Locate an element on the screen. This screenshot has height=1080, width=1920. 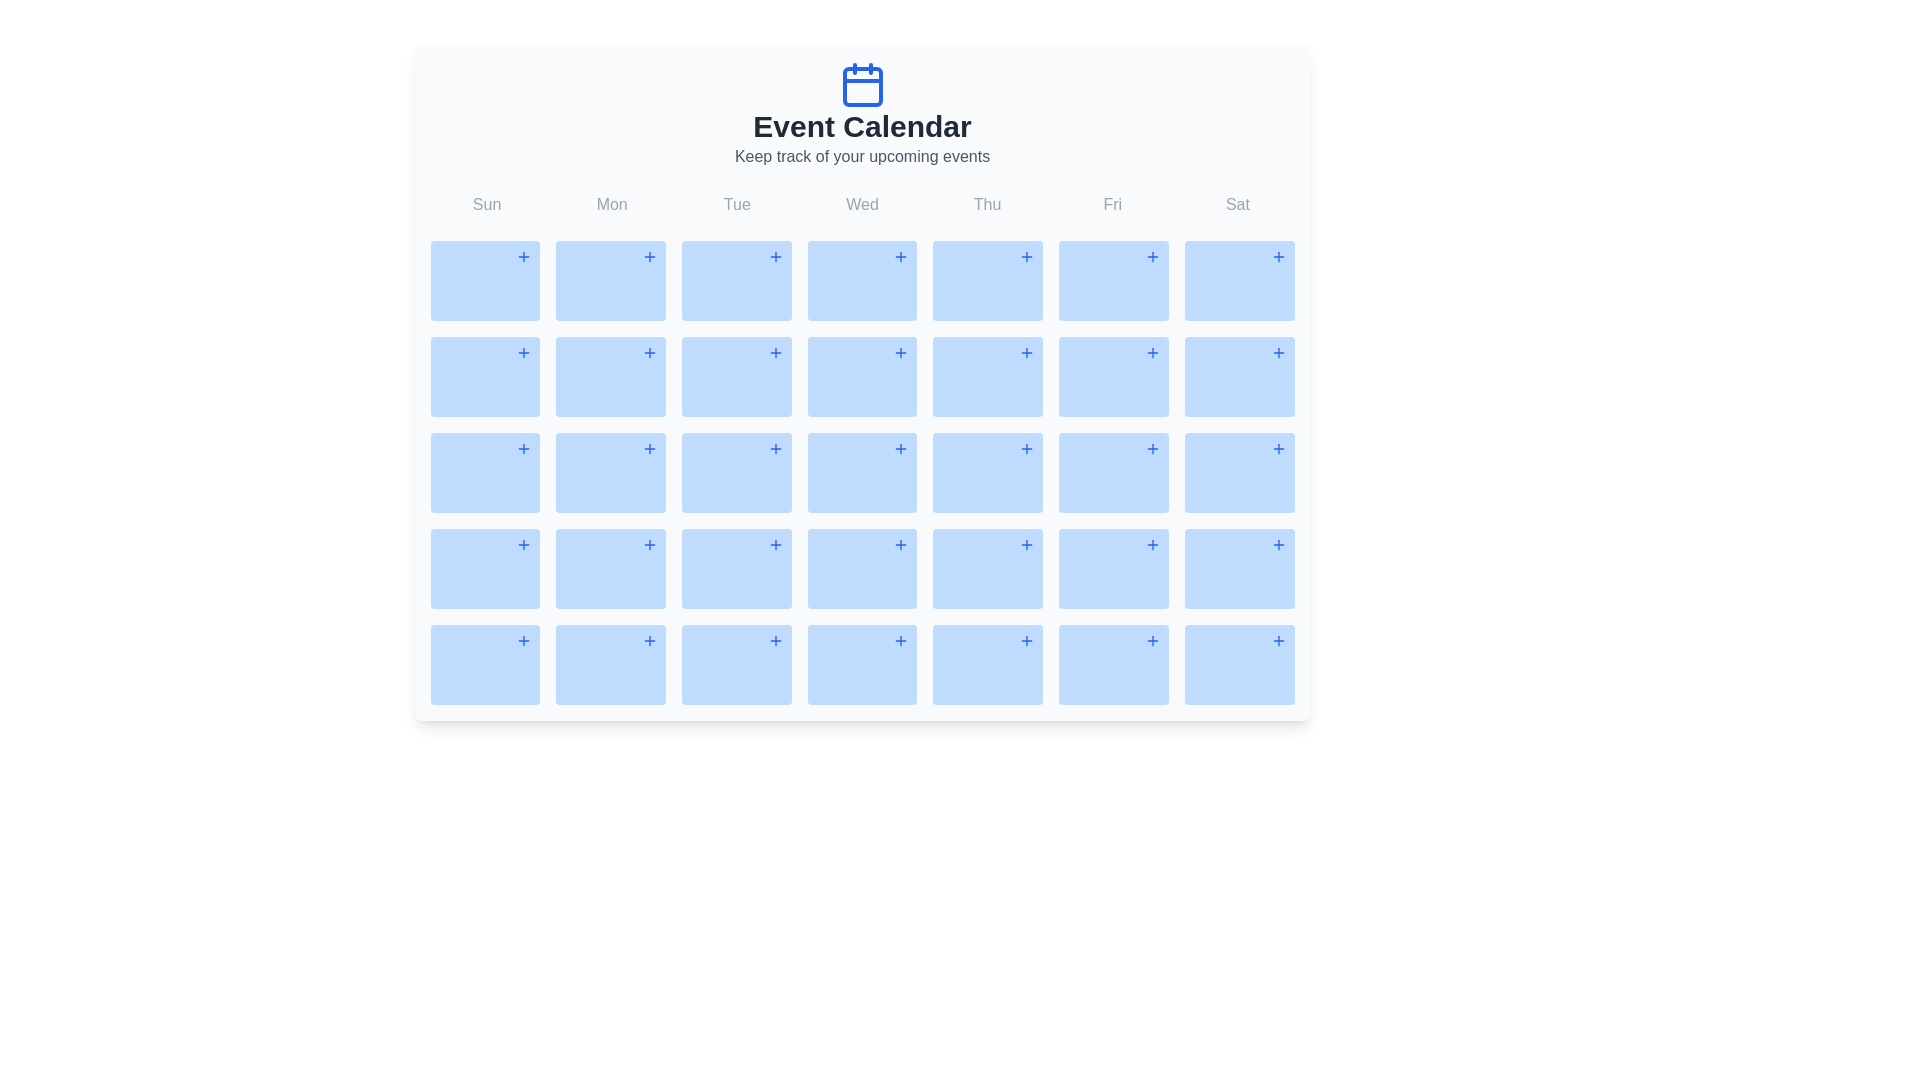
the '+' icon button located in the bottom right corner of the calendar cell for Friday is located at coordinates (1152, 544).